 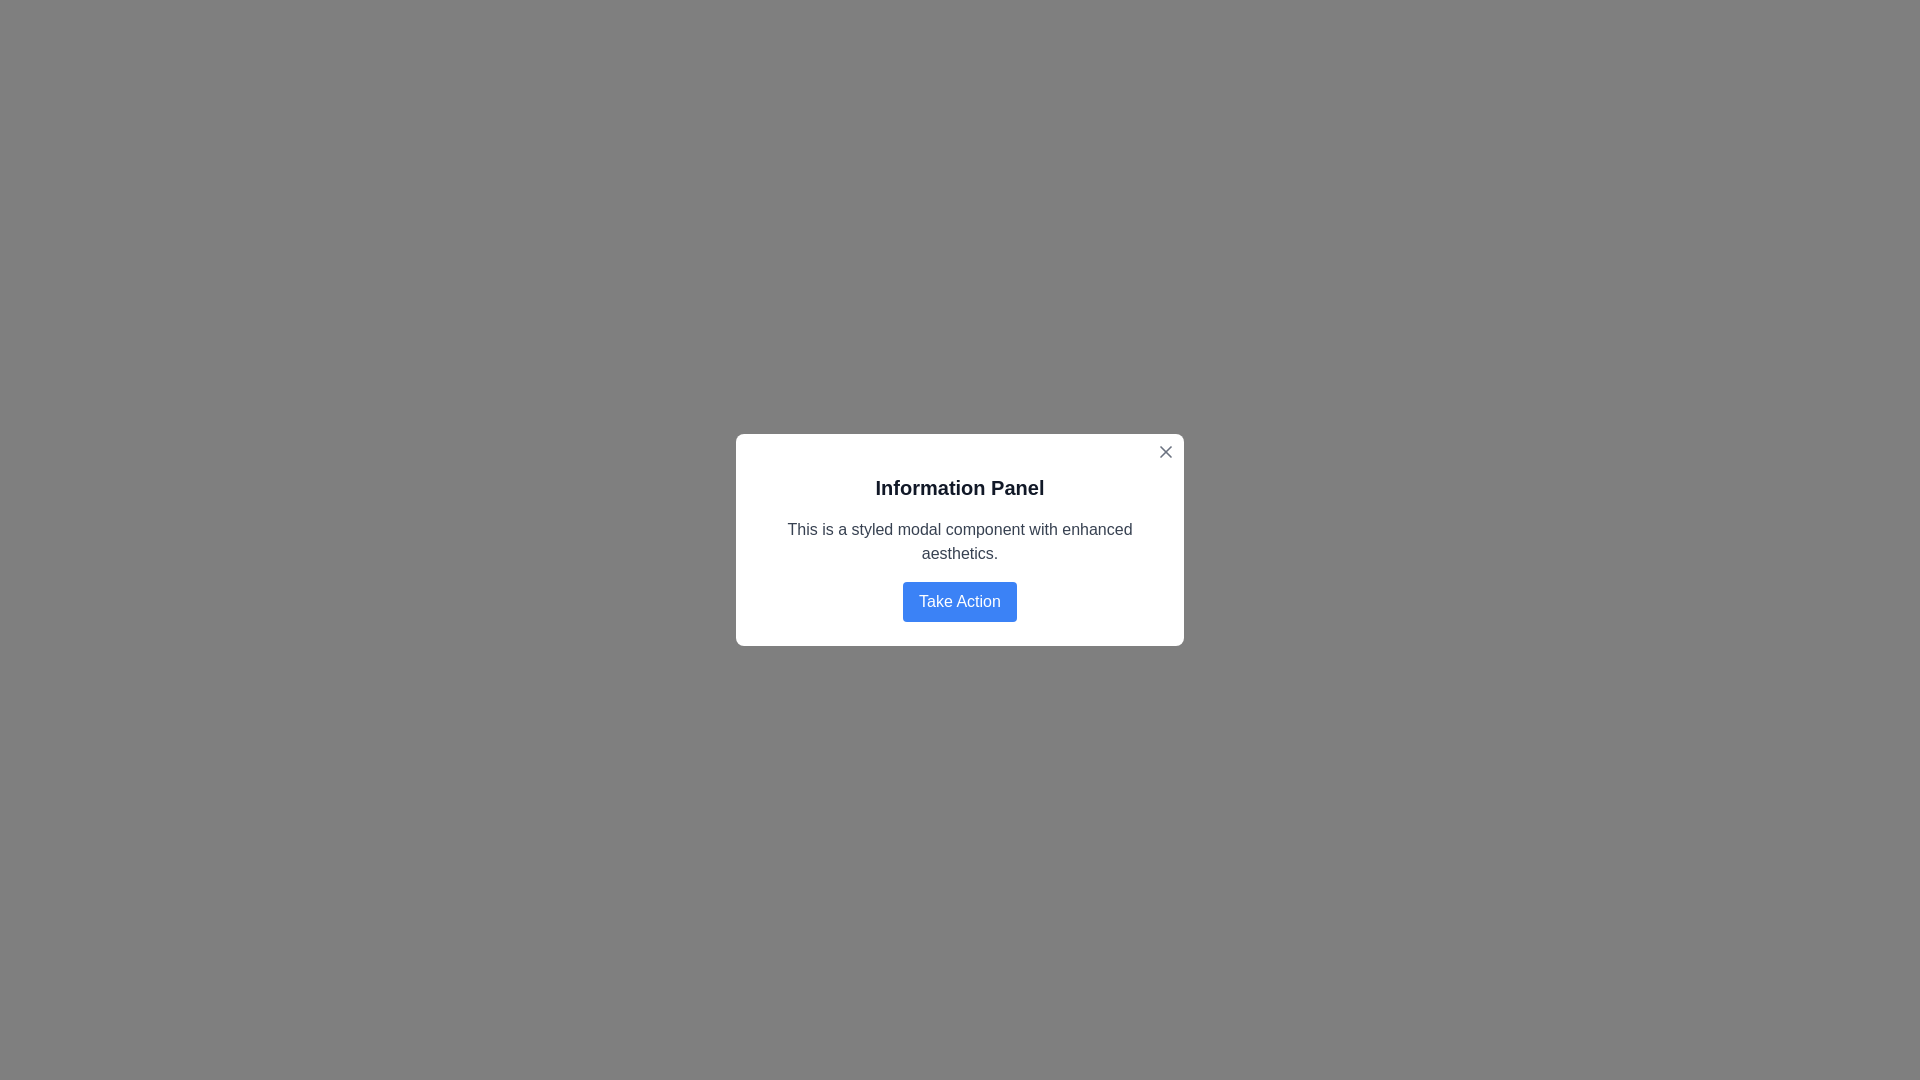 I want to click on information displayed in the 'Information Panel' which includes the title 'Information Panel', descriptive text, and the 'Take Action' button, so click(x=960, y=547).